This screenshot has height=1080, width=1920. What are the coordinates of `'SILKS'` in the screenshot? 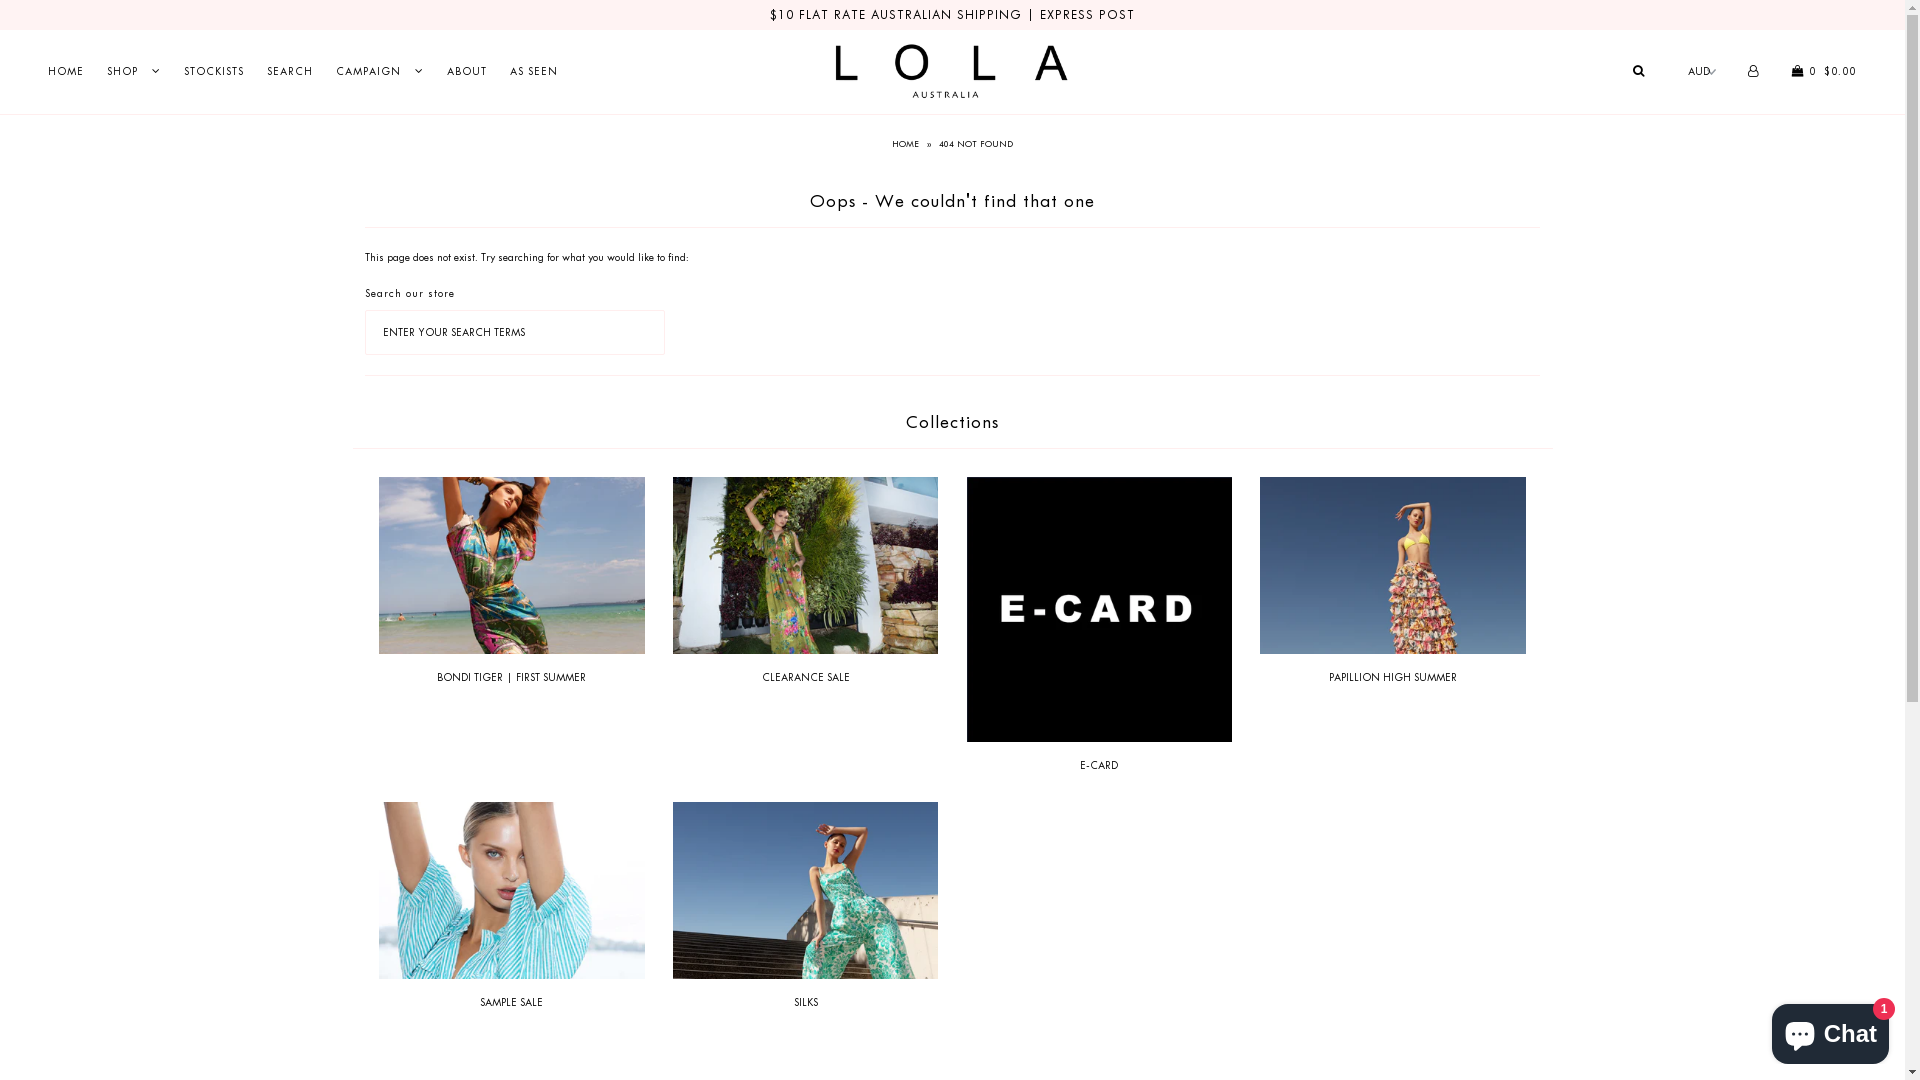 It's located at (806, 1002).